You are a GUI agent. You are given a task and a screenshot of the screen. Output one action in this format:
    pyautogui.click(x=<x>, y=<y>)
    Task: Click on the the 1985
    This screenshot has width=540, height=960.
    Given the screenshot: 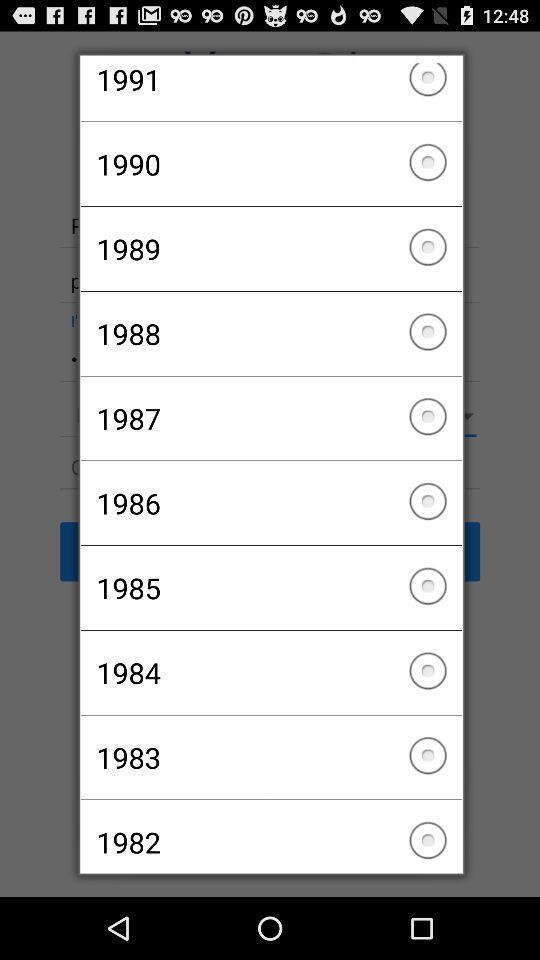 What is the action you would take?
    pyautogui.click(x=270, y=588)
    